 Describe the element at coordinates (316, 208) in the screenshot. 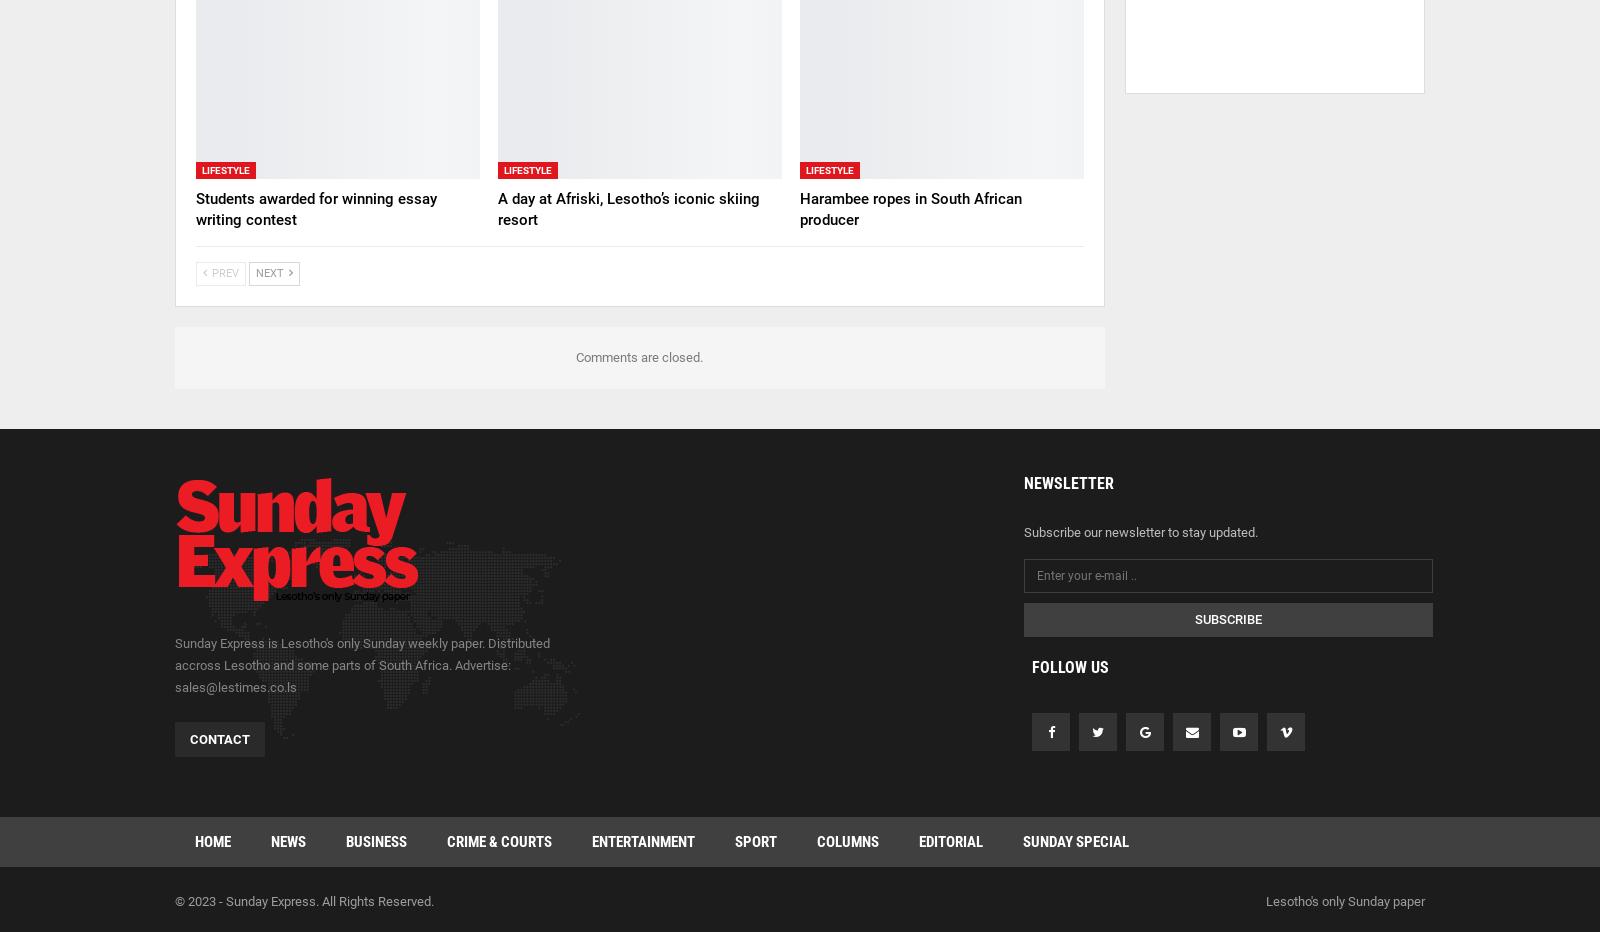

I see `'Students awarded for winning essay writing contest'` at that location.